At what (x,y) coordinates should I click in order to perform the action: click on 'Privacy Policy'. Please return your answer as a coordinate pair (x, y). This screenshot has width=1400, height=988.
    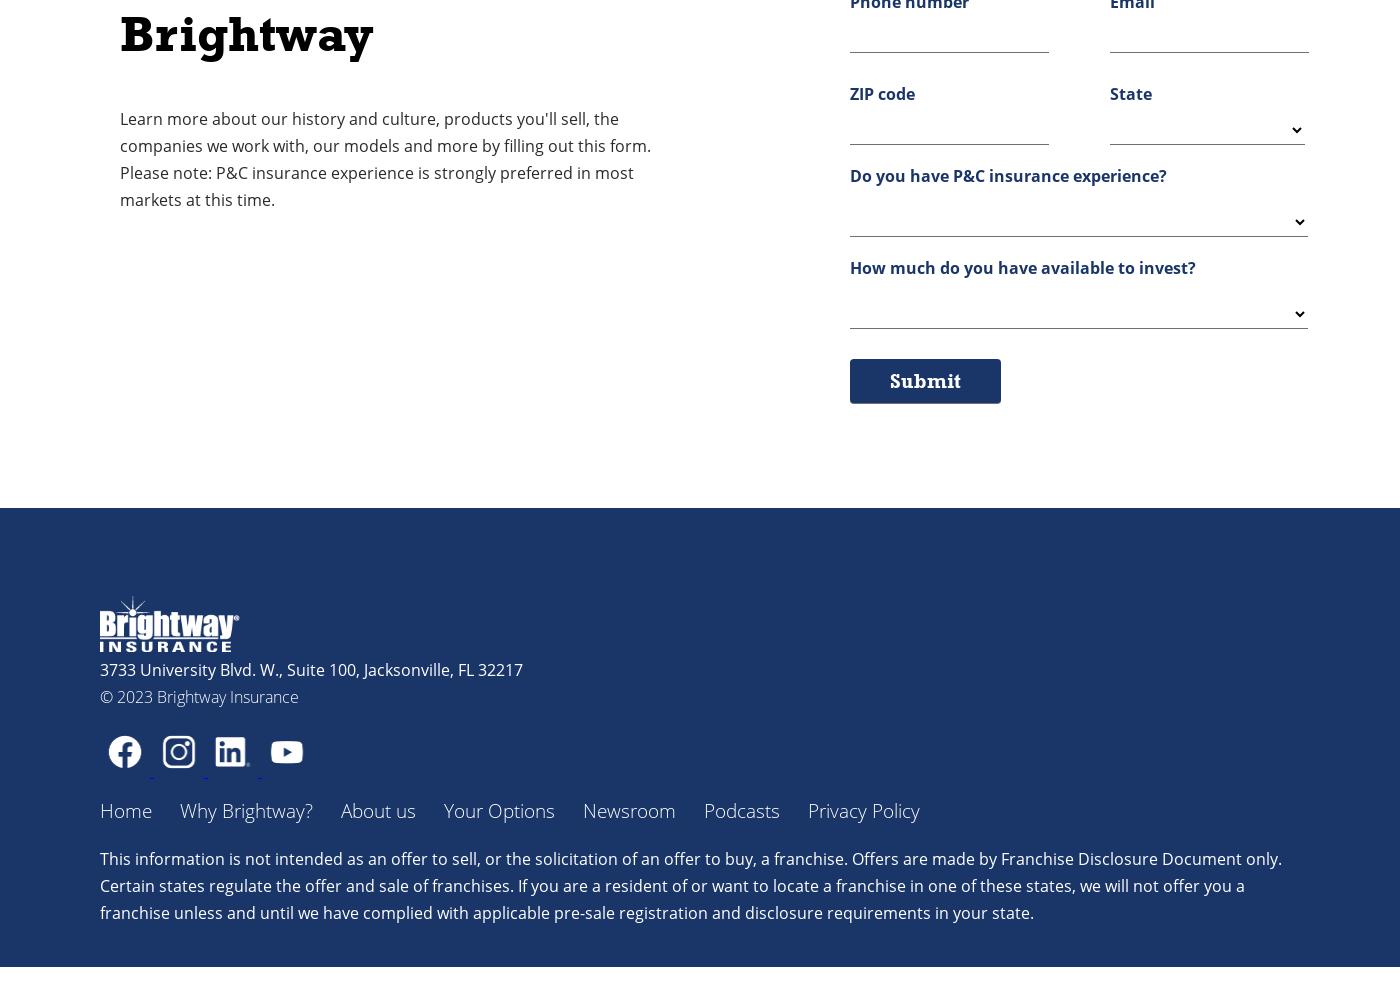
    Looking at the image, I should click on (863, 810).